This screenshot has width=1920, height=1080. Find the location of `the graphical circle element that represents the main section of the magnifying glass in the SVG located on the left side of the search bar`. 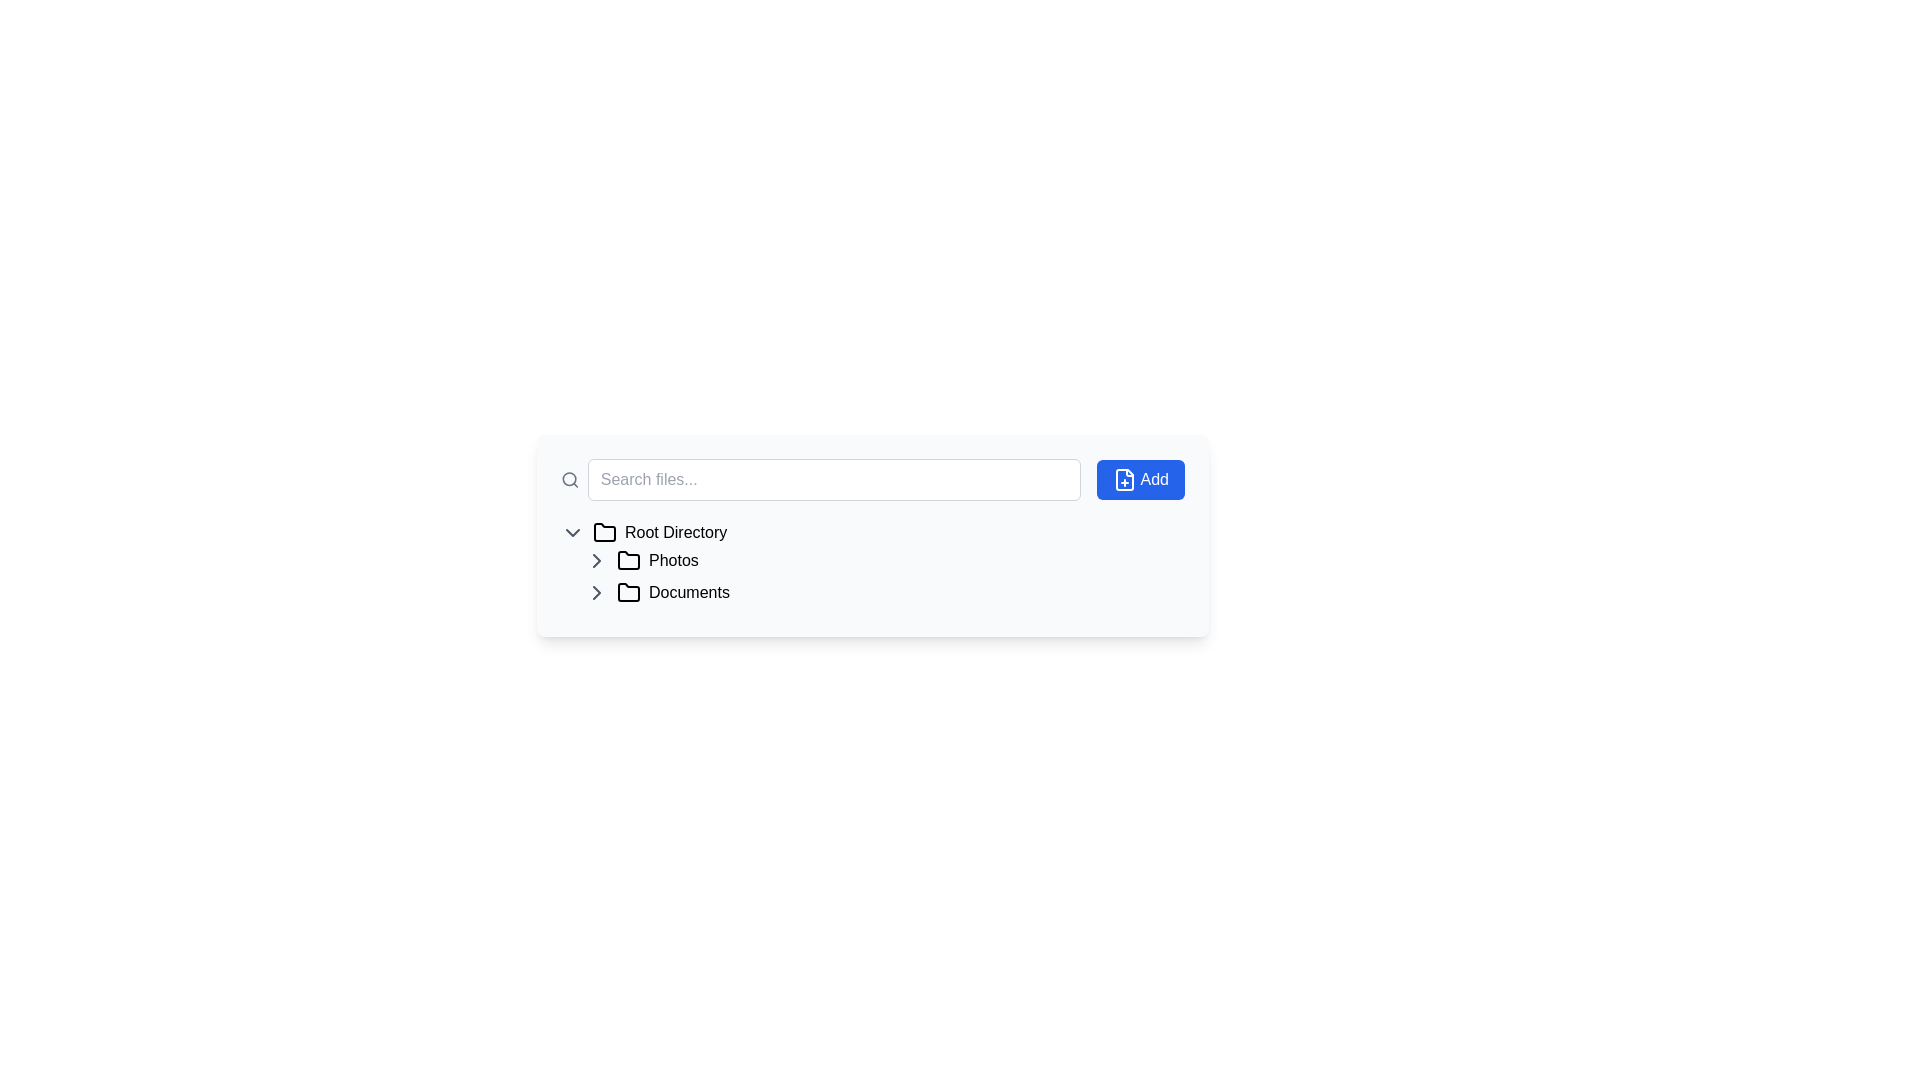

the graphical circle element that represents the main section of the magnifying glass in the SVG located on the left side of the search bar is located at coordinates (568, 479).